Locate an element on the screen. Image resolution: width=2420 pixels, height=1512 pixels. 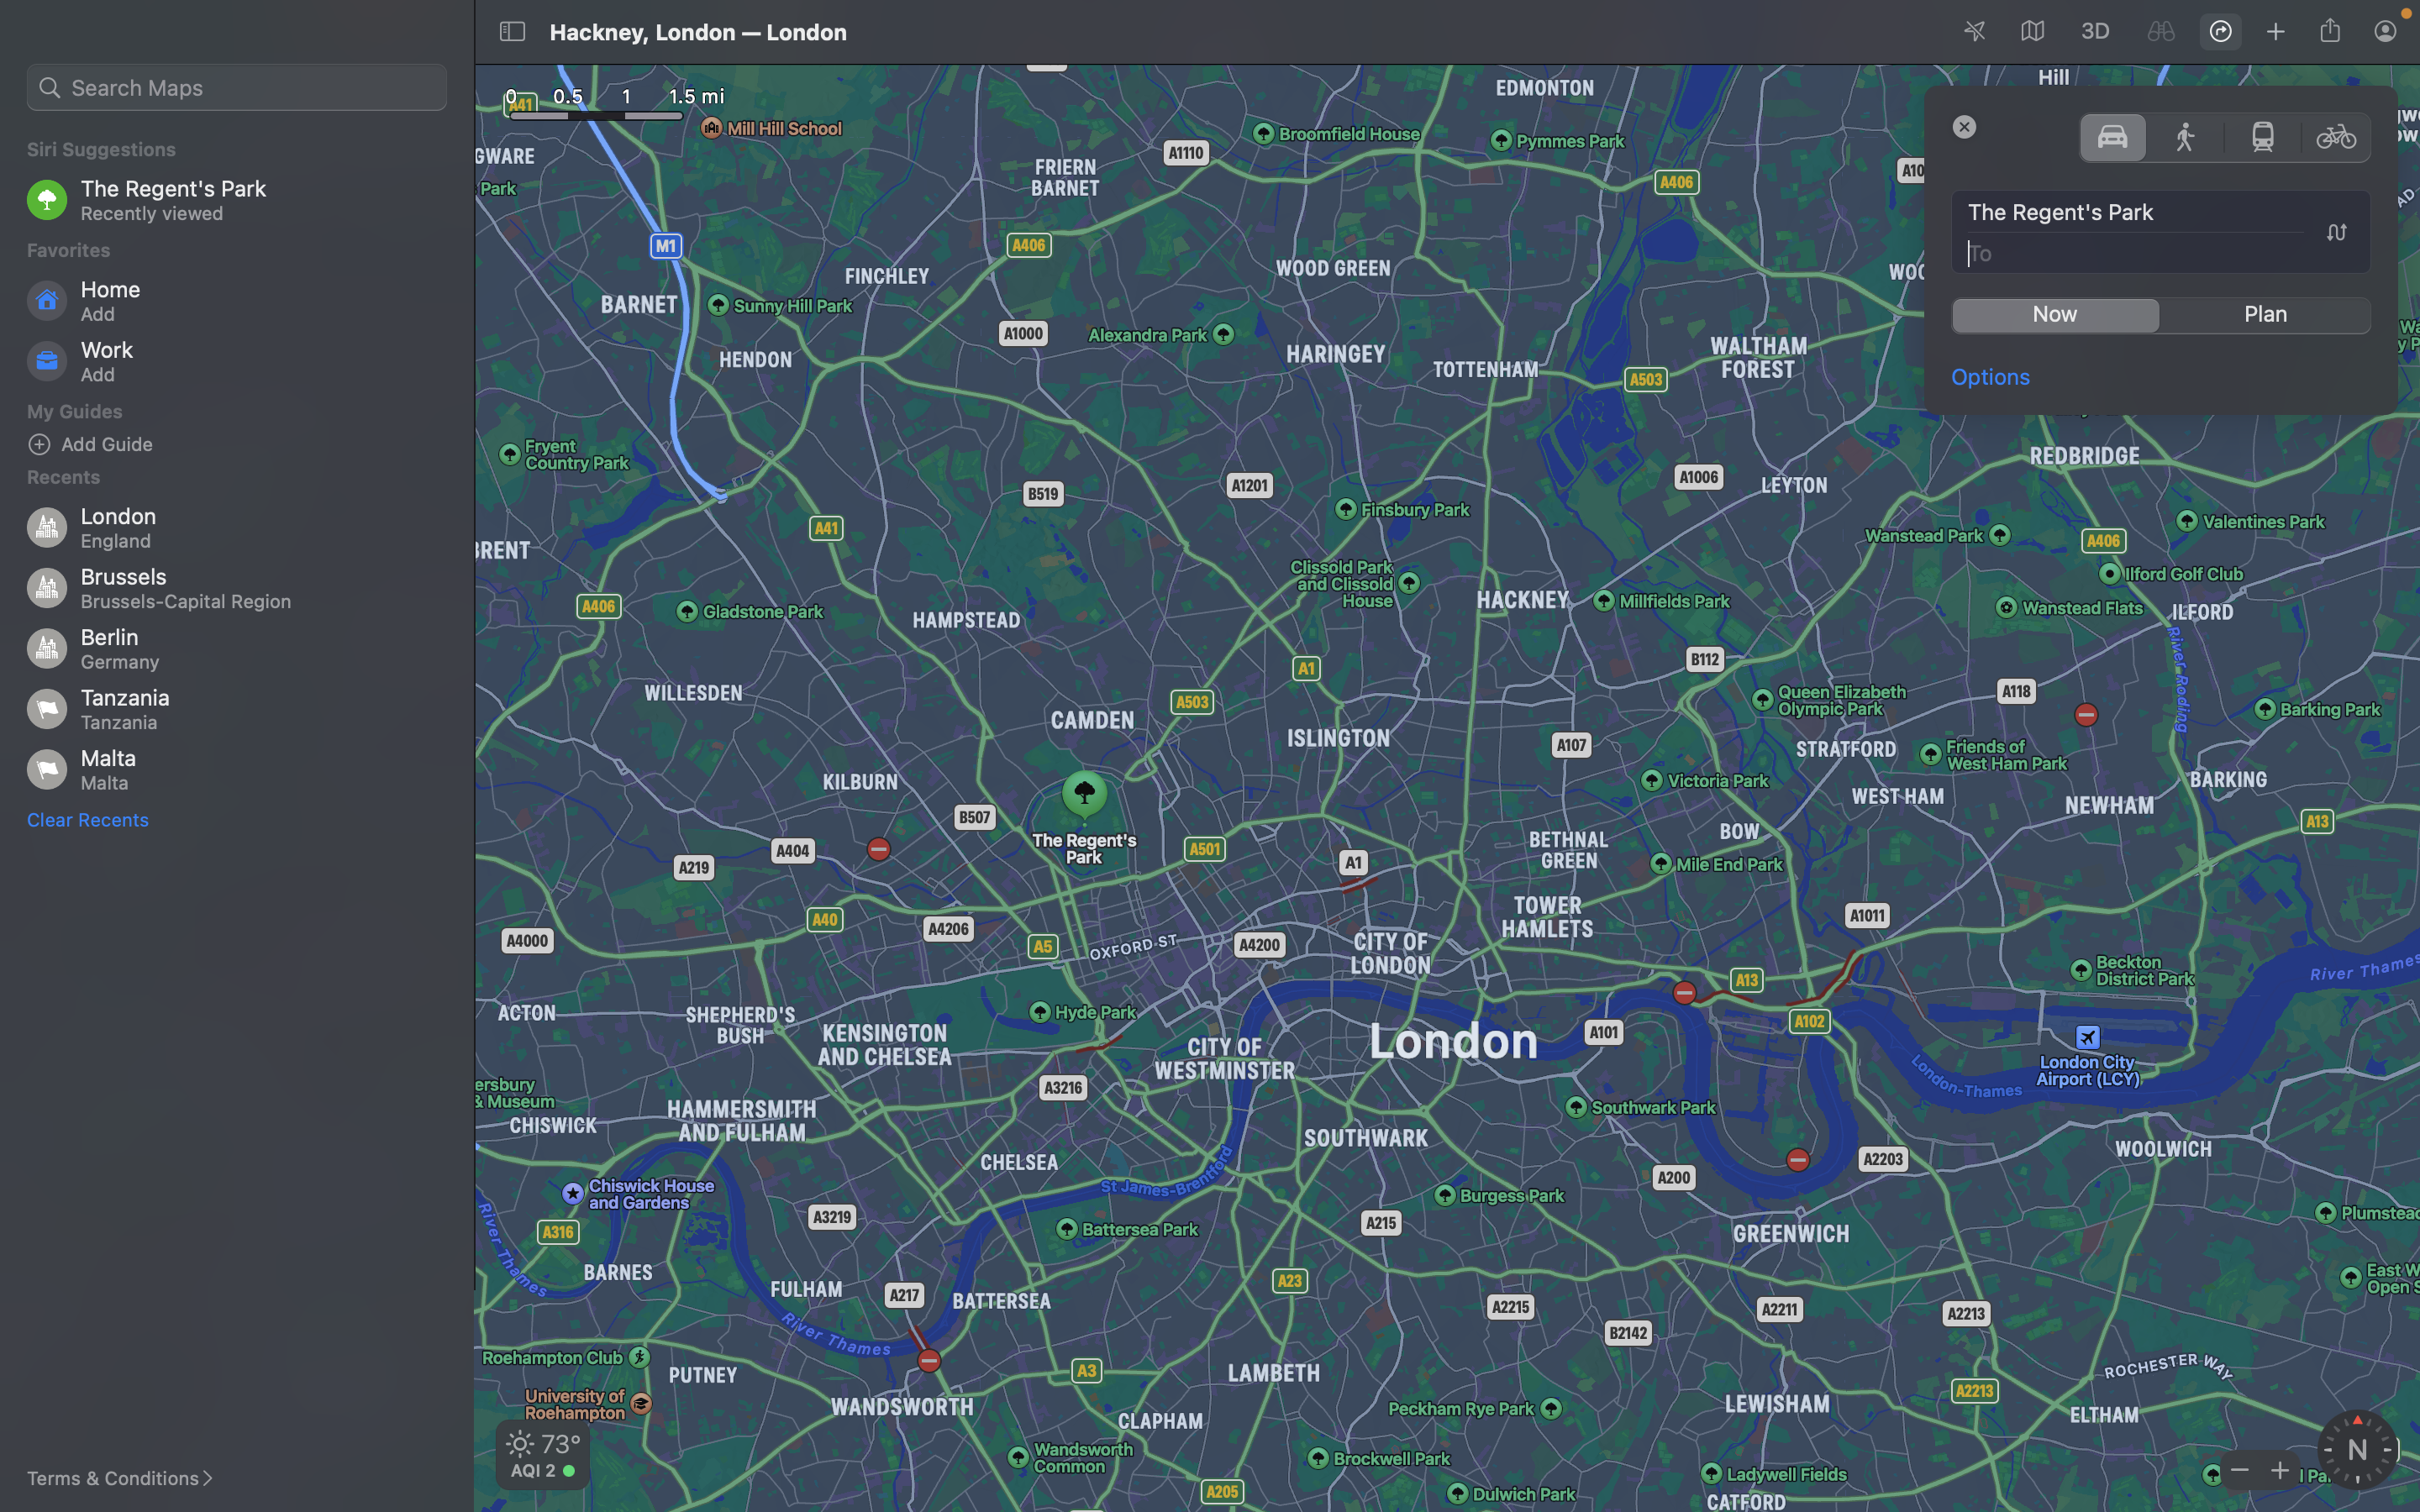
the "destination" field and enter the destination as Paris is located at coordinates (2162, 251).